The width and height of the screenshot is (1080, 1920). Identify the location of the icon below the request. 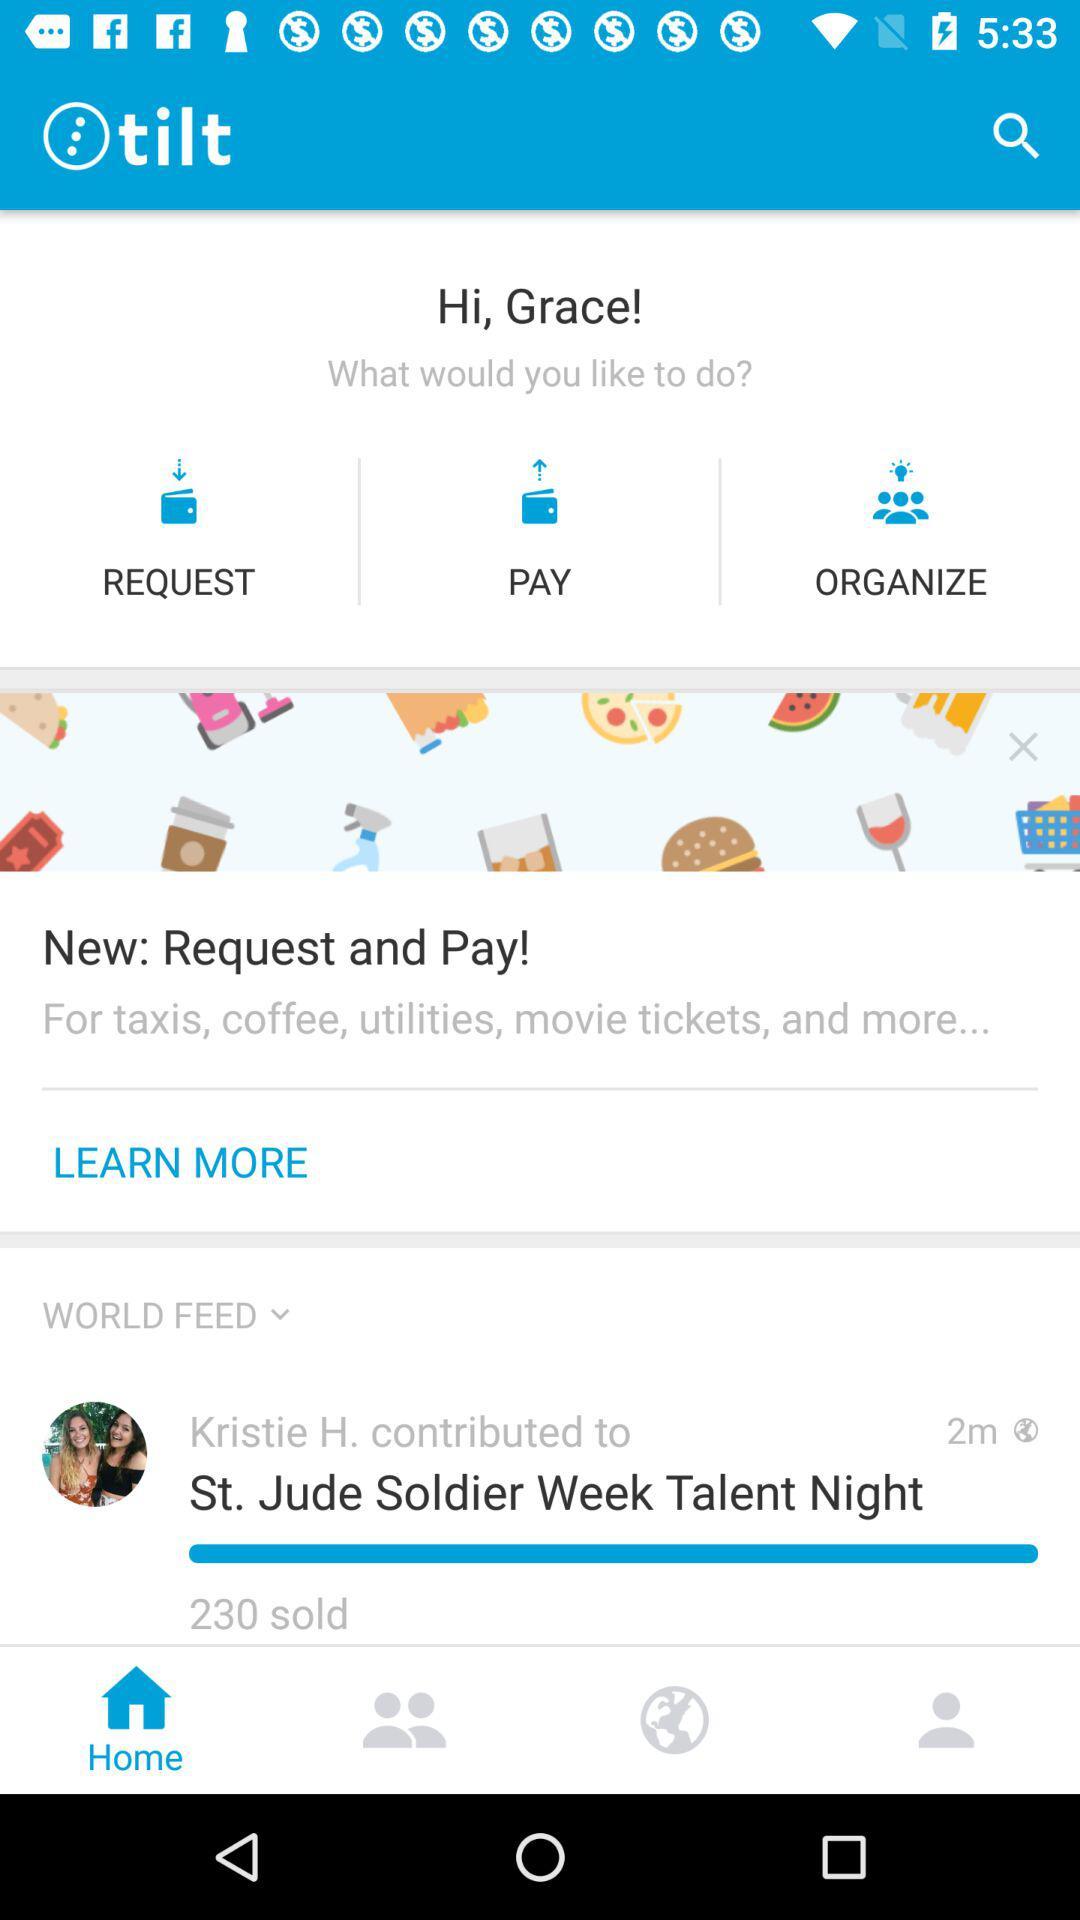
(540, 668).